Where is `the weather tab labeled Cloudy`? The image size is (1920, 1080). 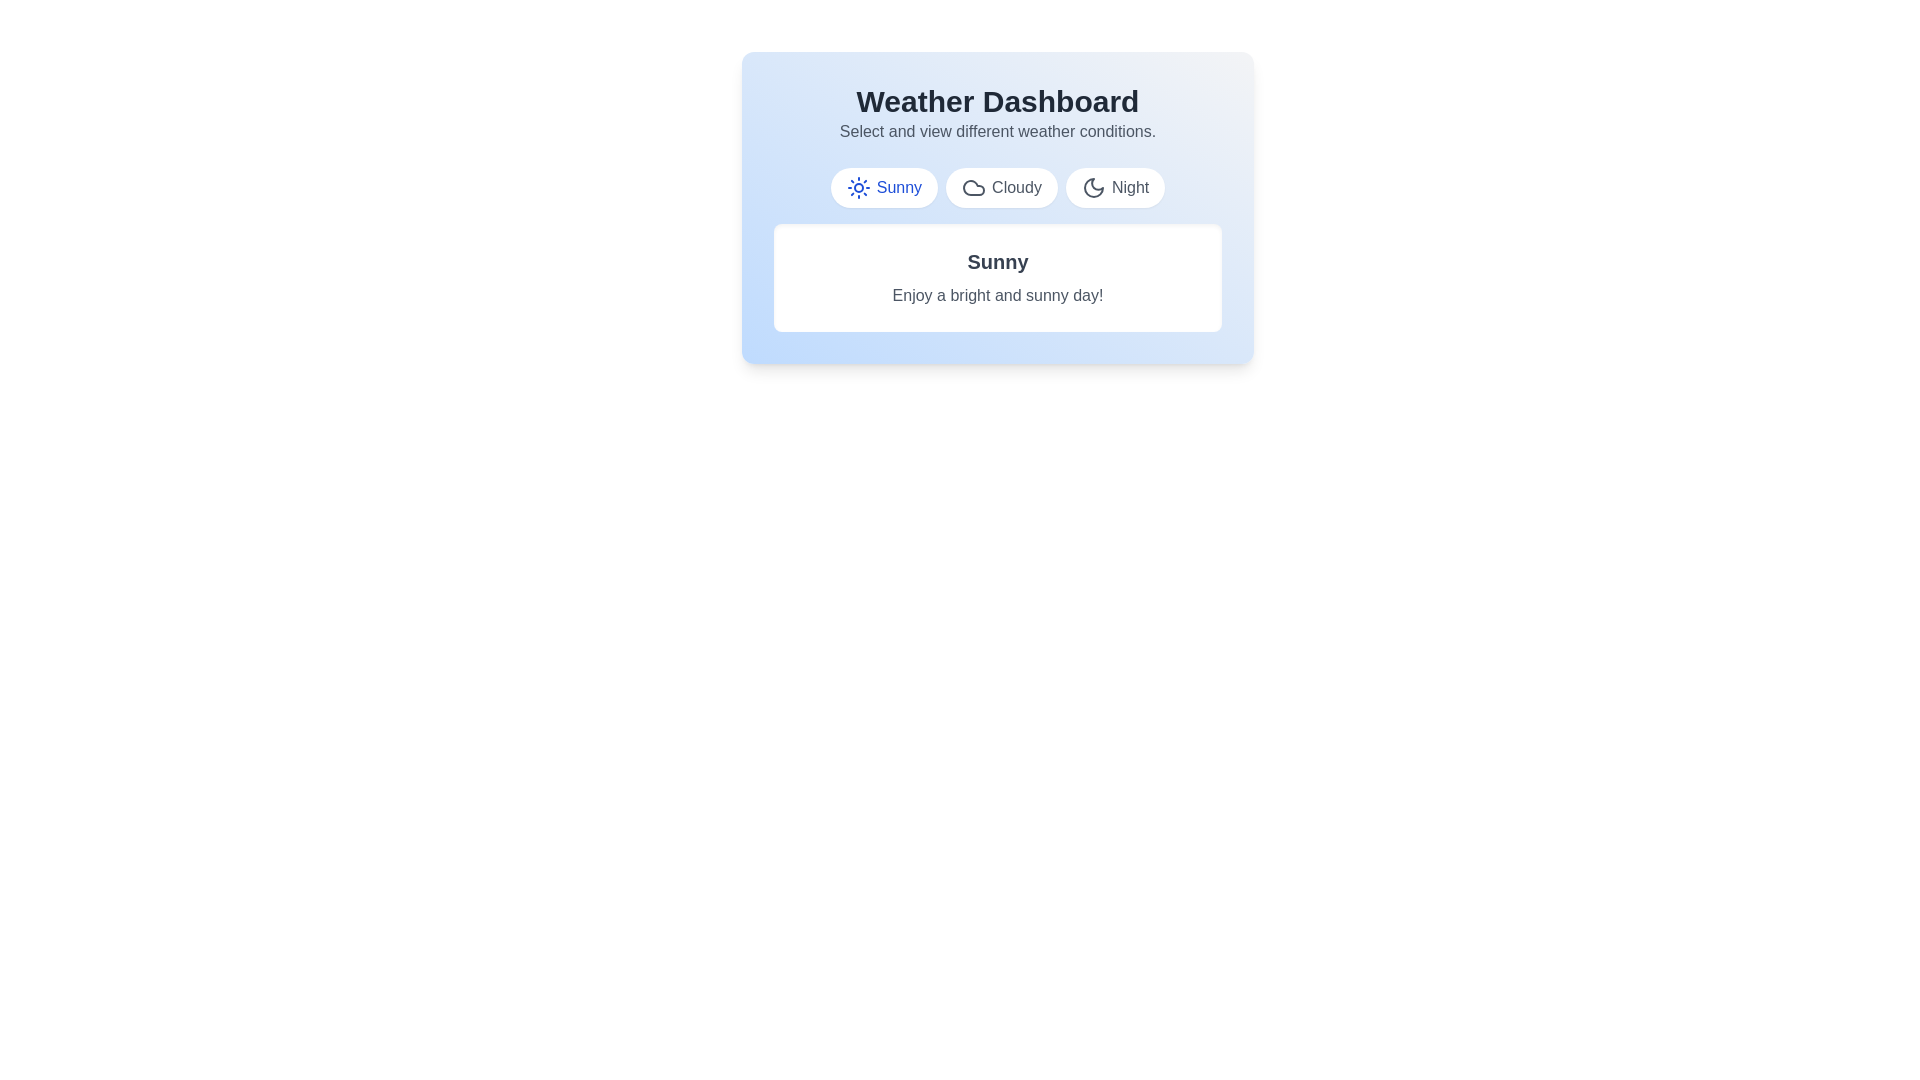
the weather tab labeled Cloudy is located at coordinates (1002, 188).